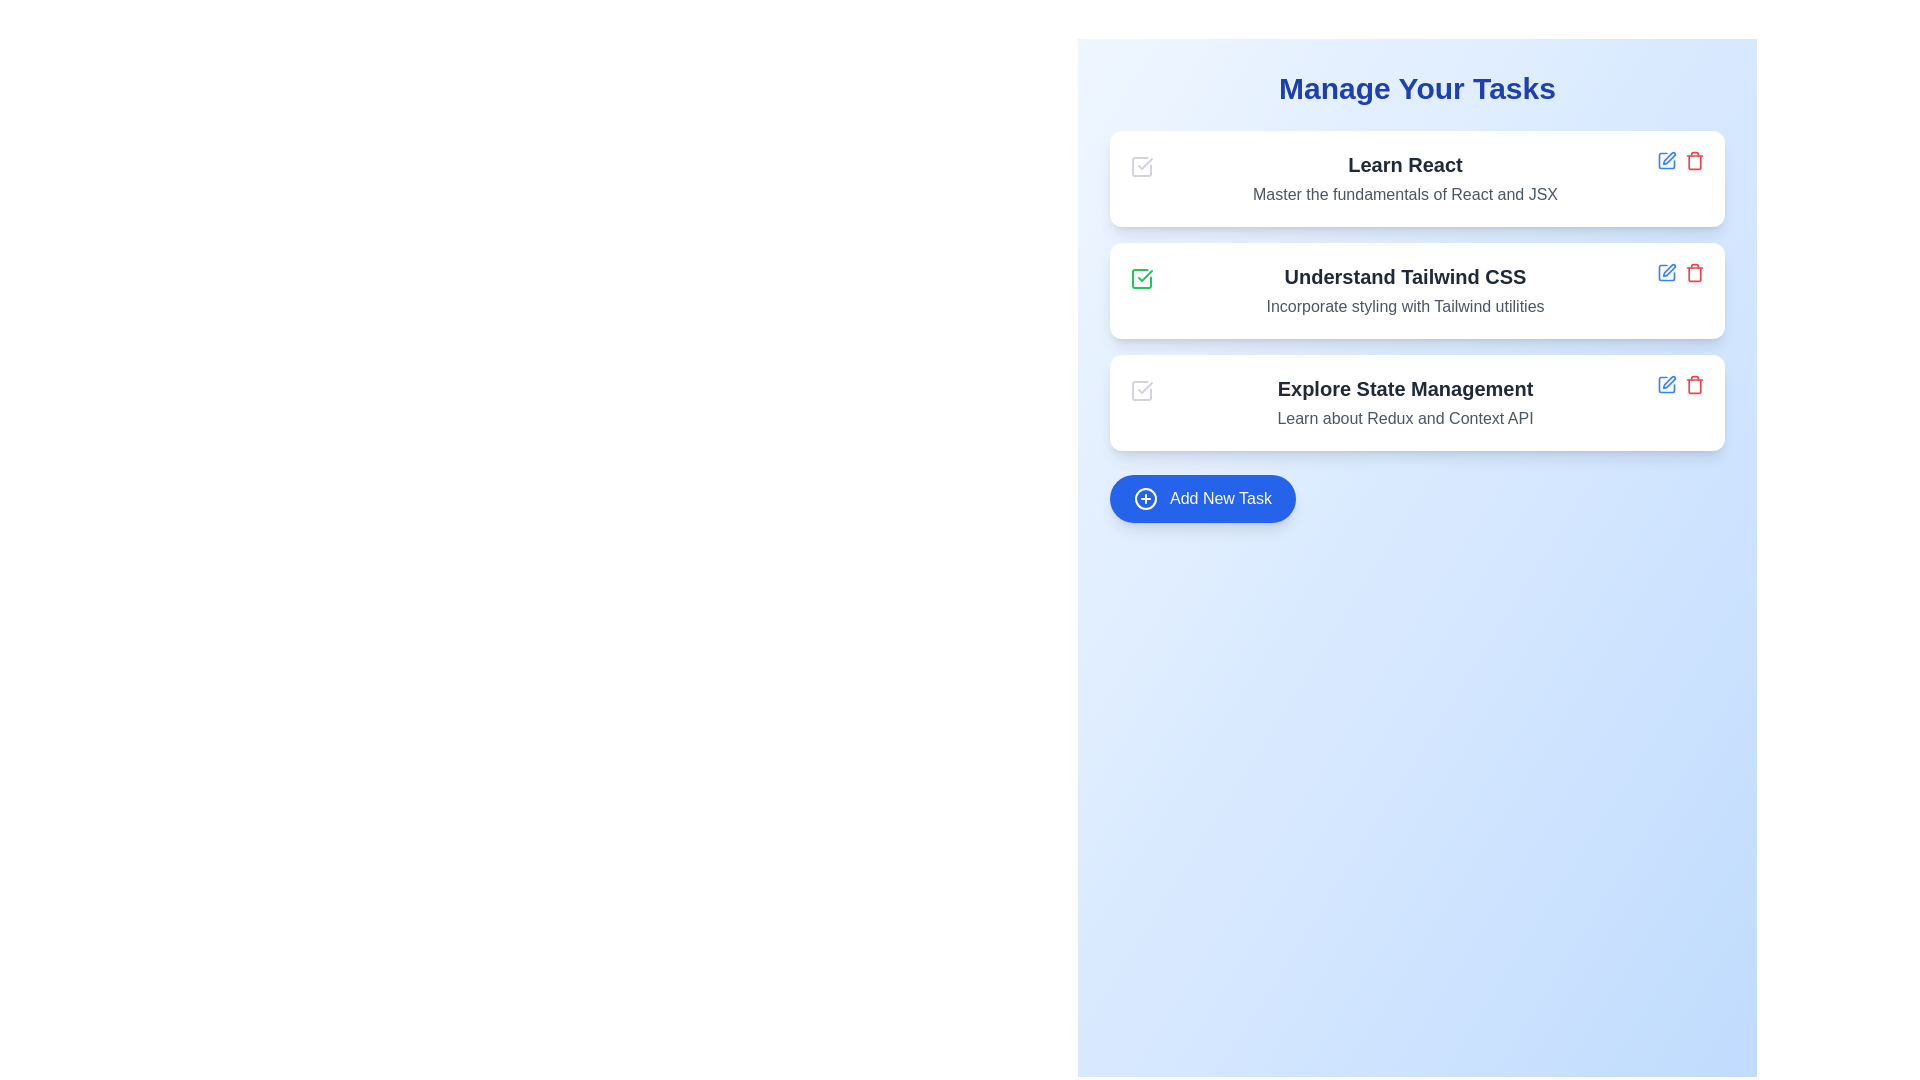 The height and width of the screenshot is (1080, 1920). I want to click on the pen icon located to the right of the 'Learn React' task in the task list, so click(1669, 157).